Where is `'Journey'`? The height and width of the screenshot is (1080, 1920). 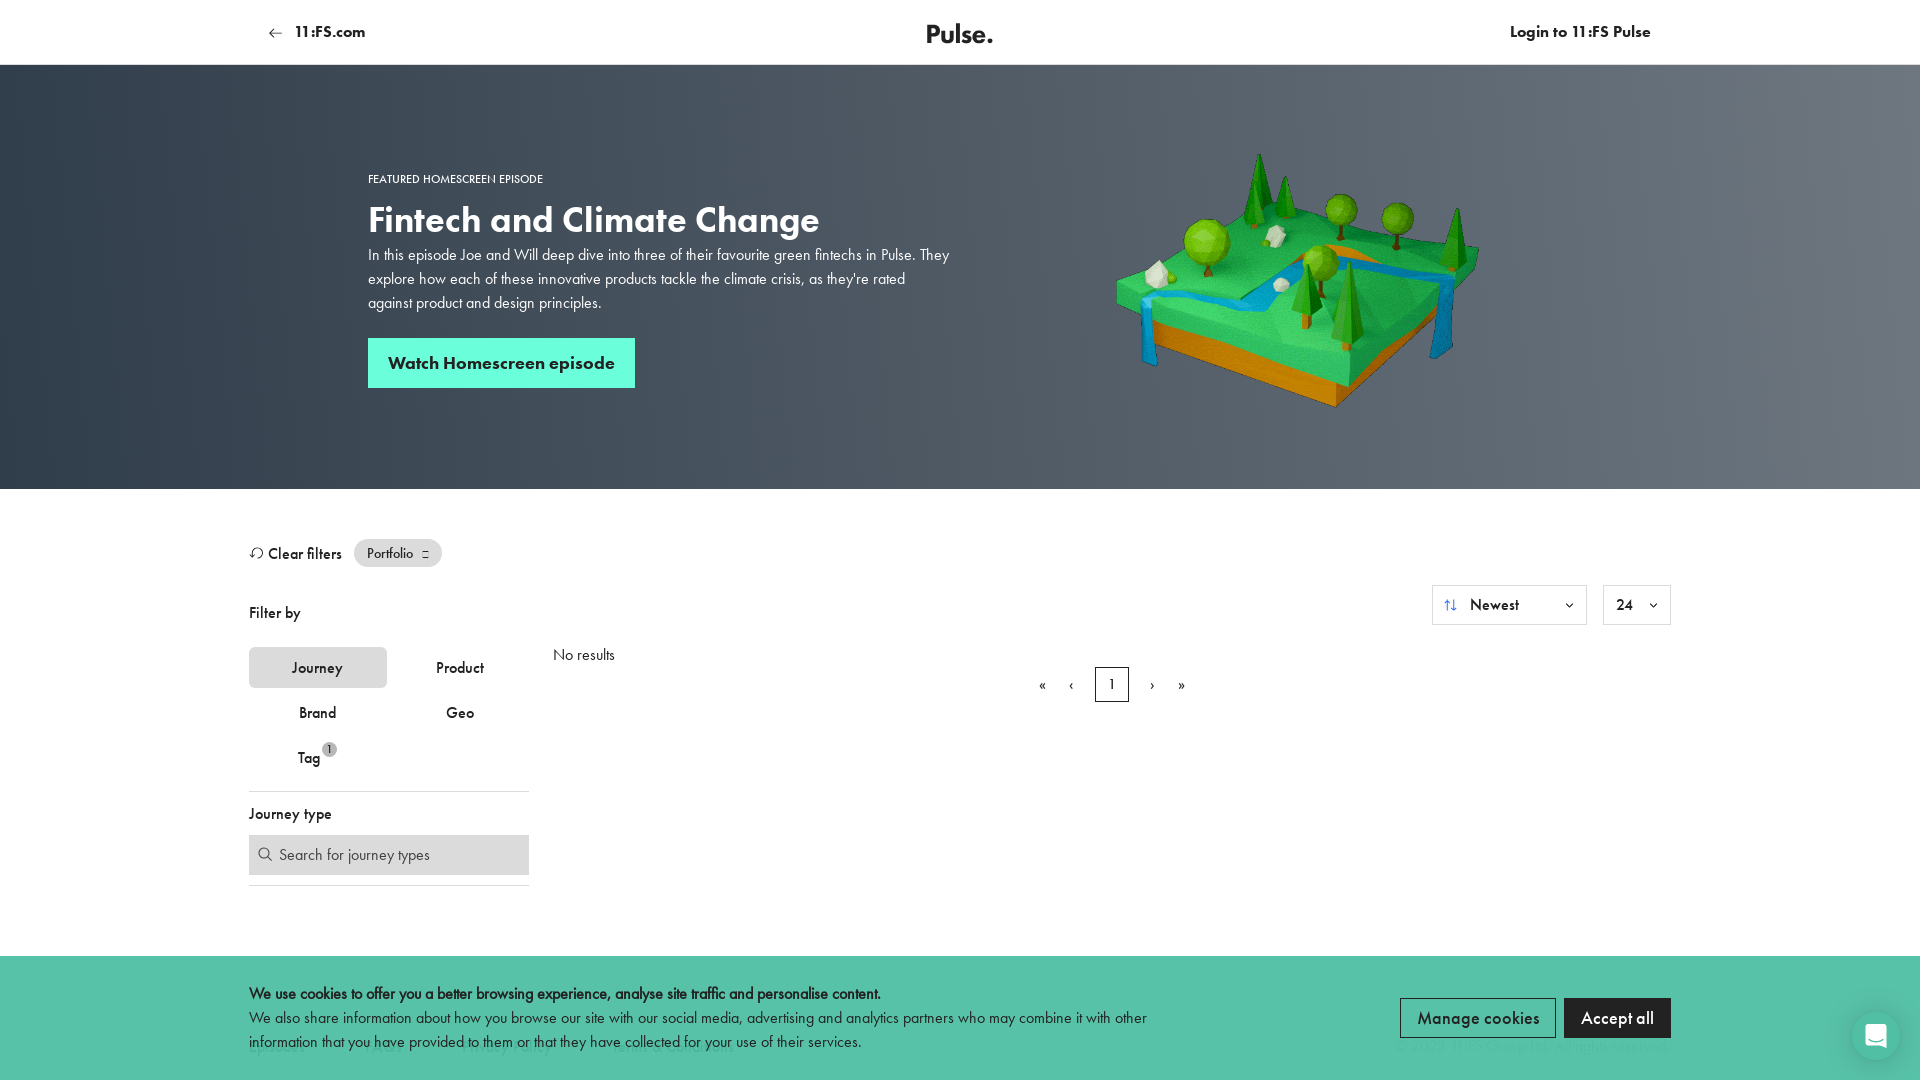 'Journey' is located at coordinates (316, 667).